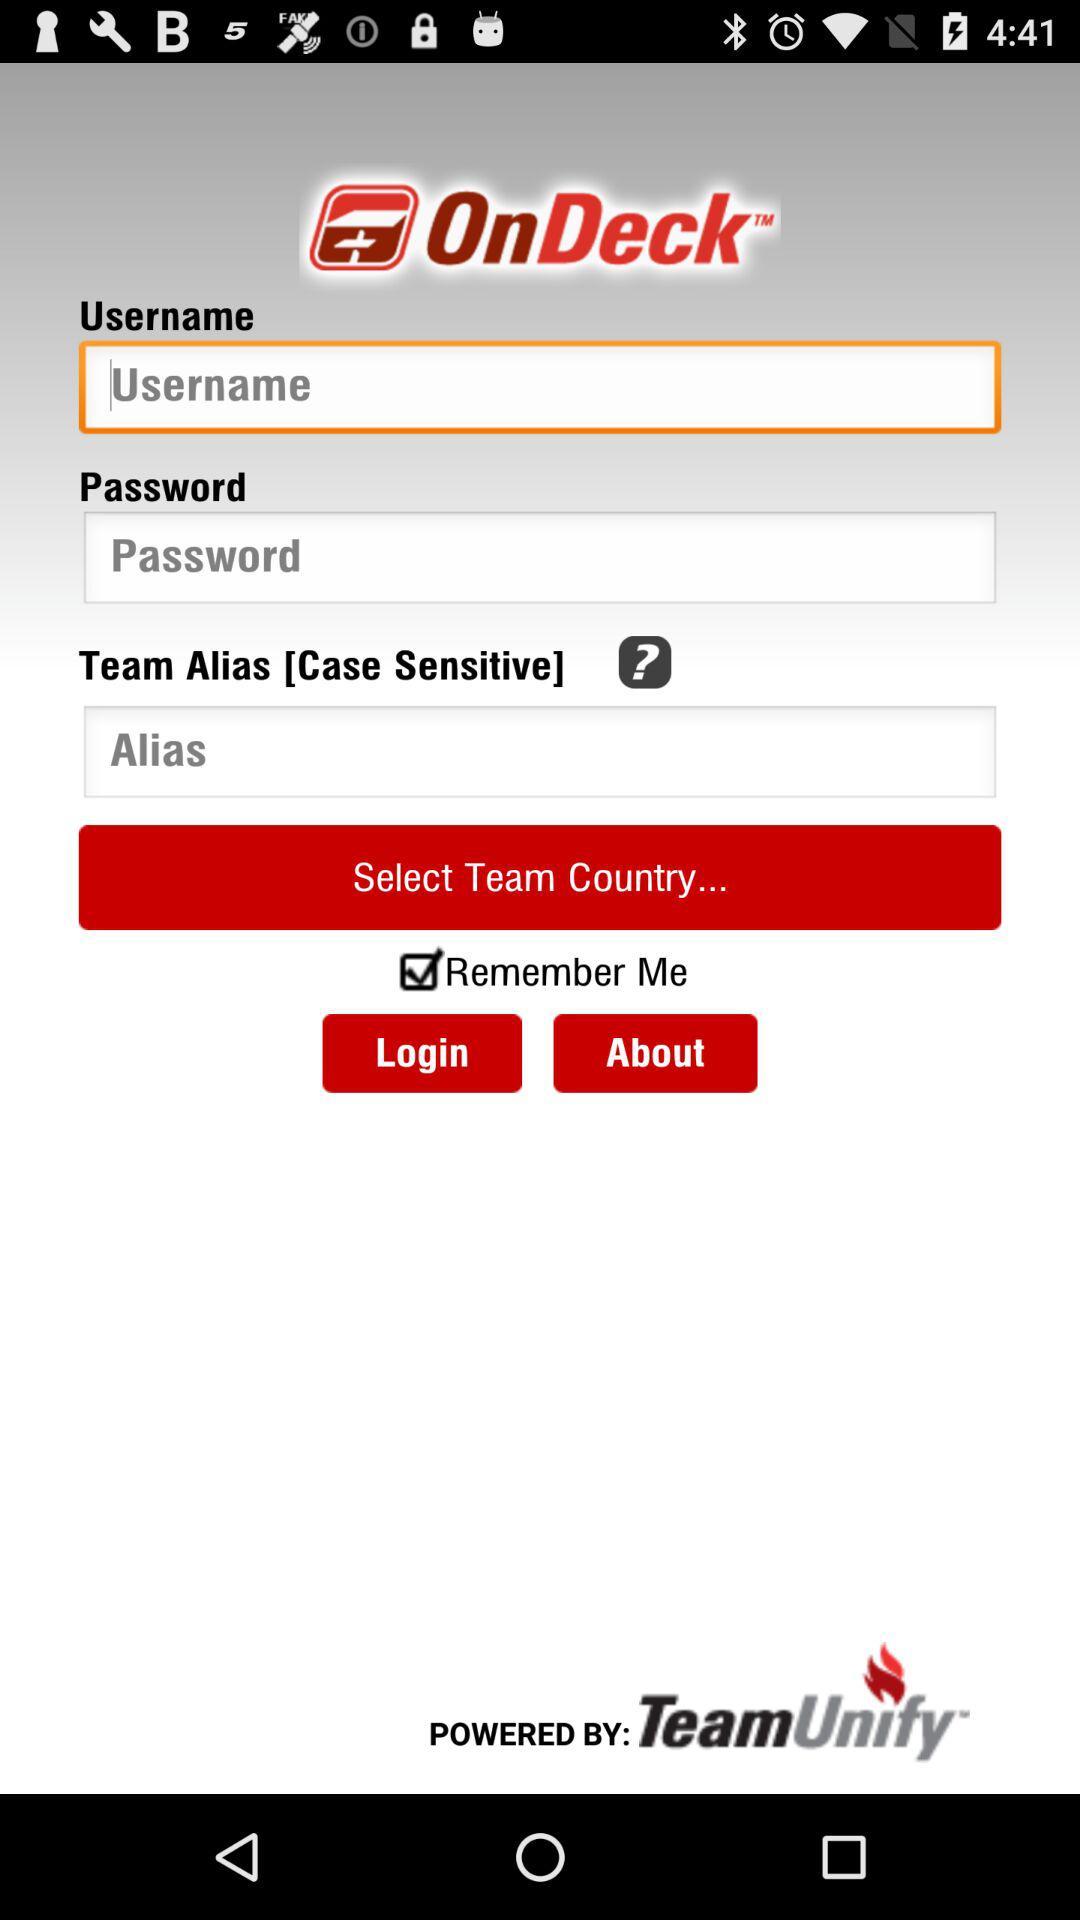 The image size is (1080, 1920). Describe the element at coordinates (540, 755) in the screenshot. I see `team alias` at that location.